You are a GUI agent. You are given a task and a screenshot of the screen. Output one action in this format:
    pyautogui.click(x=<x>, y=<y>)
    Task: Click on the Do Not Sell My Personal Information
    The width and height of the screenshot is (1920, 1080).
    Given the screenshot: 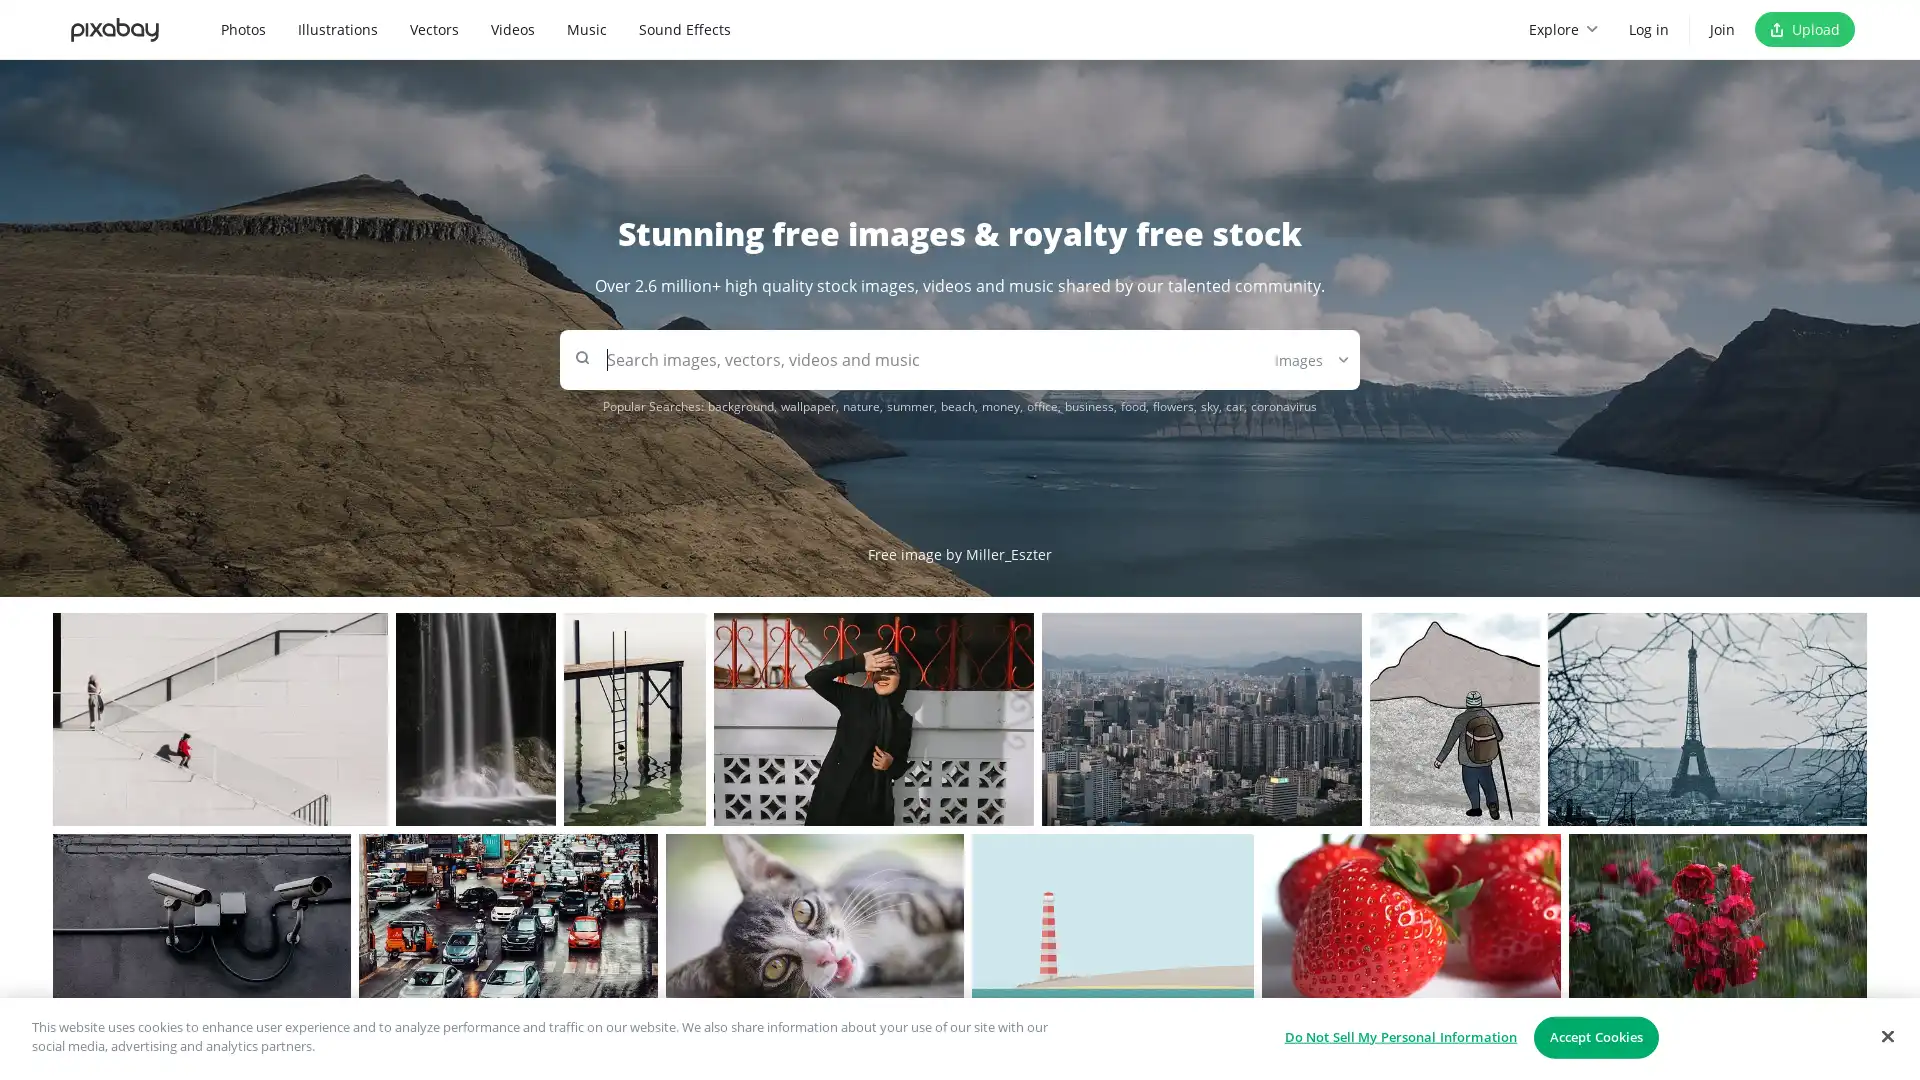 What is the action you would take?
    pyautogui.click(x=1399, y=1036)
    